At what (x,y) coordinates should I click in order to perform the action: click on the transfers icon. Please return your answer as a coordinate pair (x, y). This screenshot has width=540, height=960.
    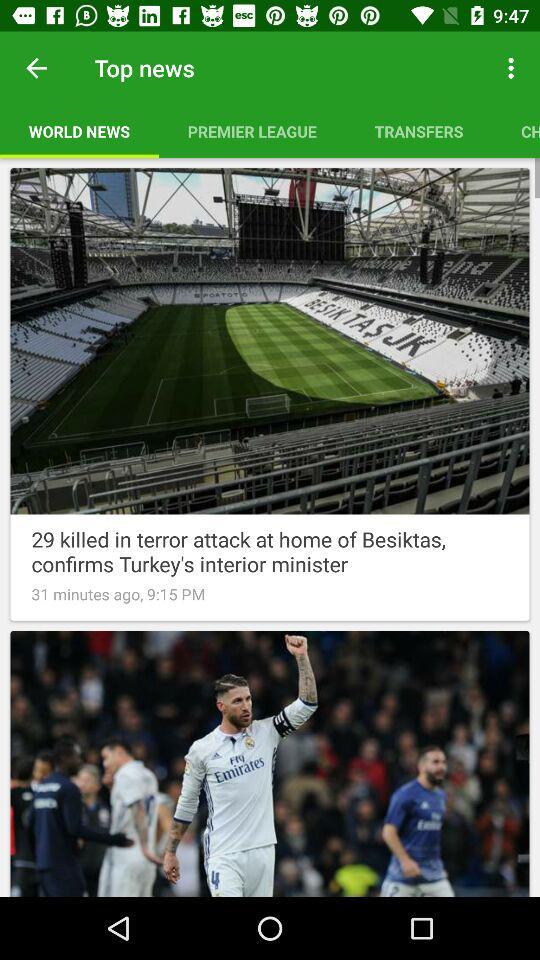
    Looking at the image, I should click on (418, 130).